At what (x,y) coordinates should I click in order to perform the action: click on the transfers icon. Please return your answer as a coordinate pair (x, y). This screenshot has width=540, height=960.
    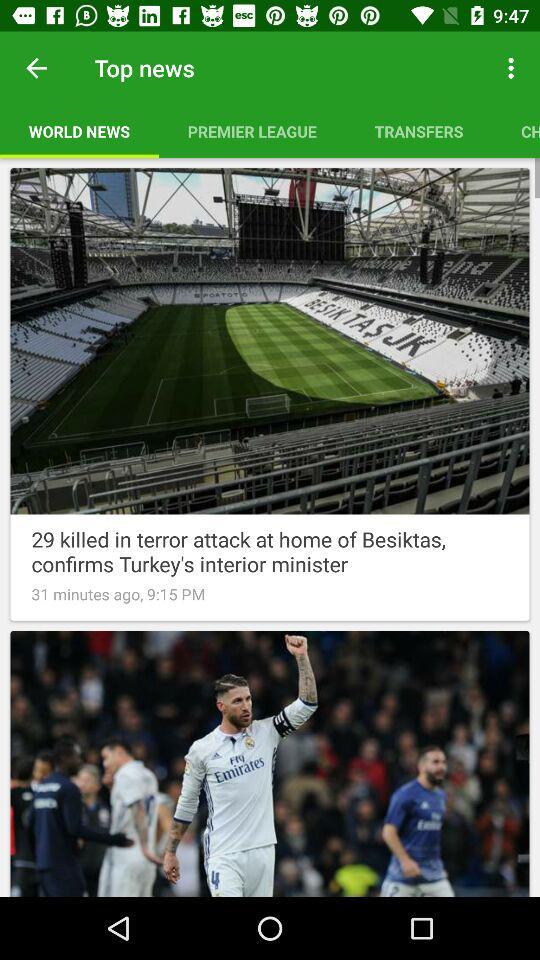
    Looking at the image, I should click on (418, 130).